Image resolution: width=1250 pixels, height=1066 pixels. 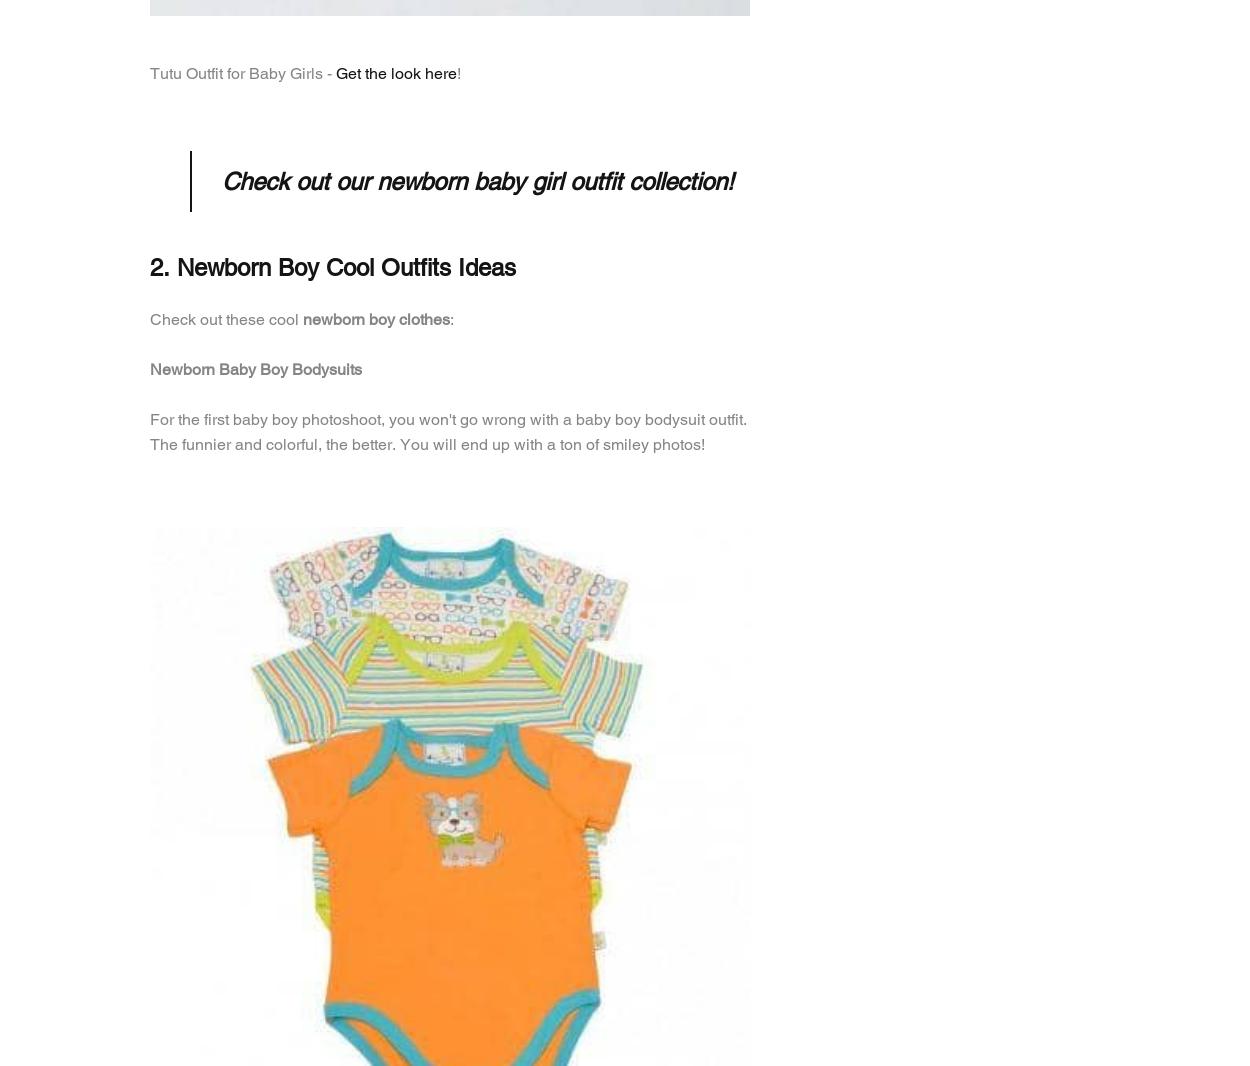 What do you see at coordinates (221, 180) in the screenshot?
I see `'Check out our'` at bounding box center [221, 180].